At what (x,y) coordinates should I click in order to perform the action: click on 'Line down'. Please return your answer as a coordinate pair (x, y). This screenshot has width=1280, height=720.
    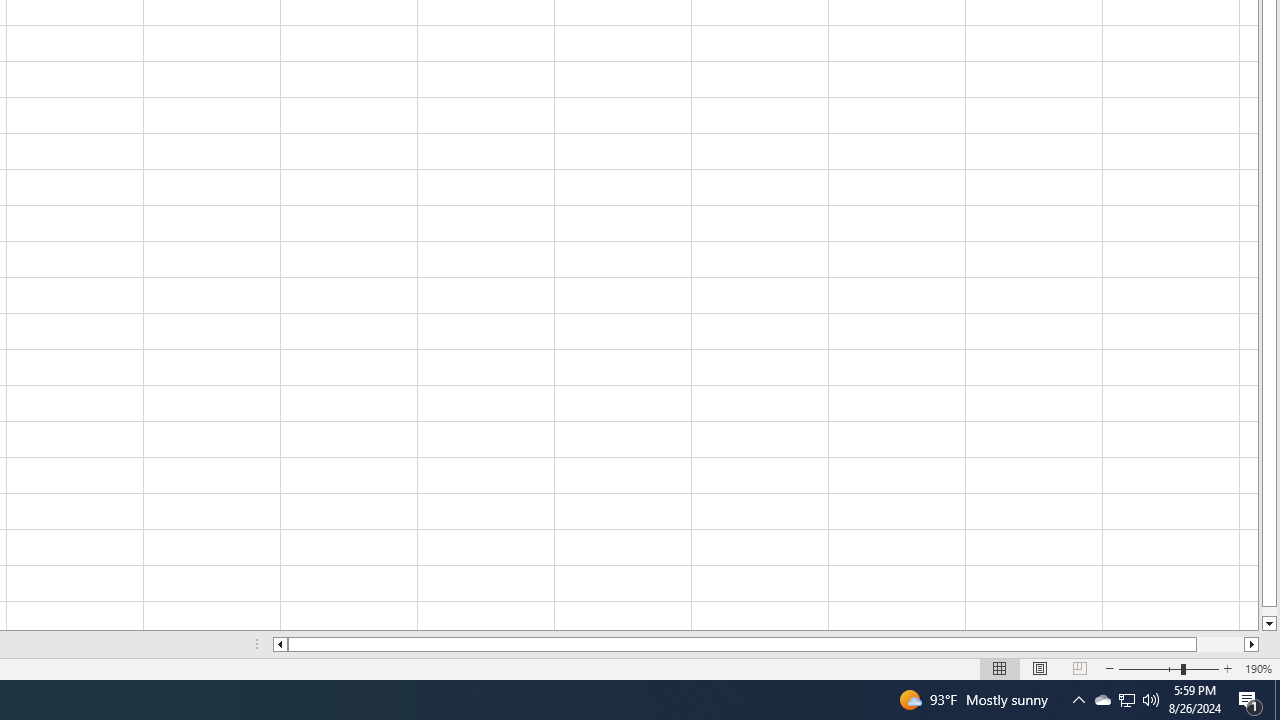
    Looking at the image, I should click on (1268, 623).